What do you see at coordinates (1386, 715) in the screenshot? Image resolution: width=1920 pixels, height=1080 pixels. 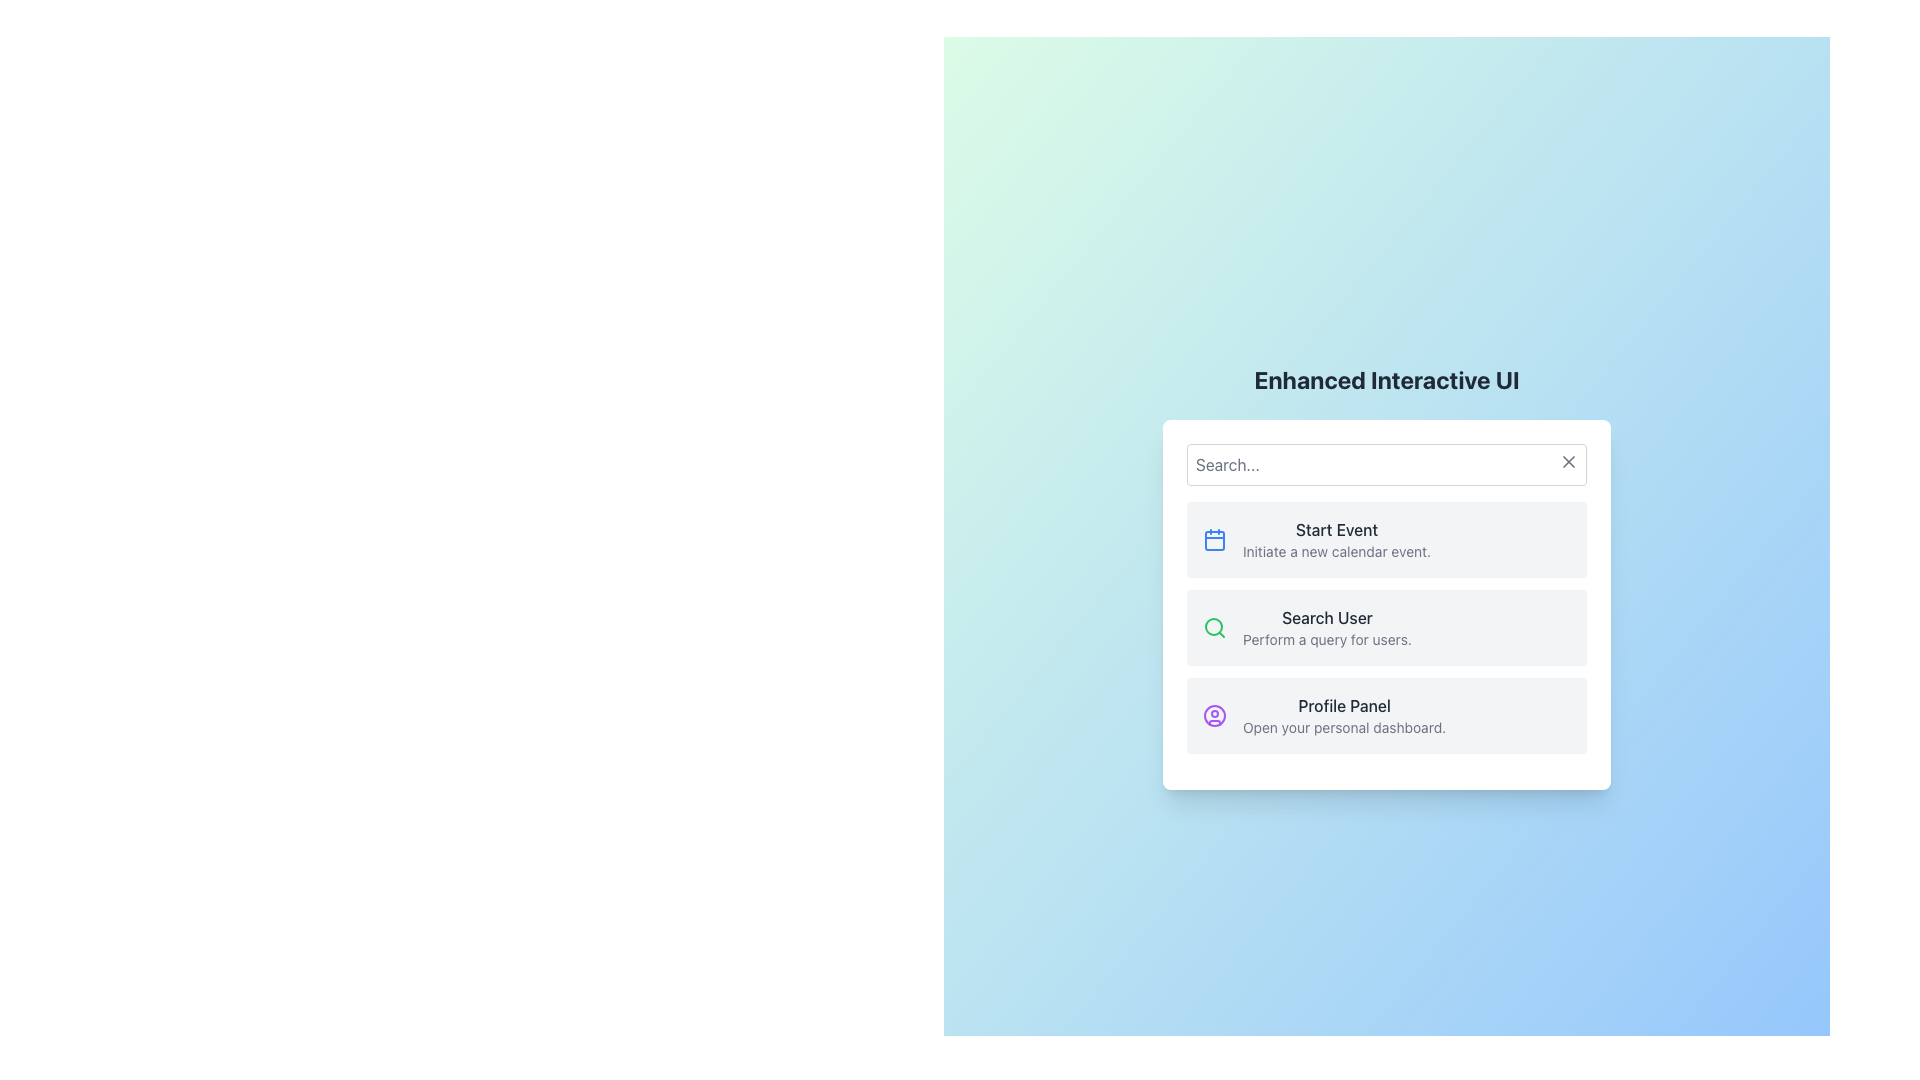 I see `the interactive panel labeled 'Profile Panel' with a purple person icon` at bounding box center [1386, 715].